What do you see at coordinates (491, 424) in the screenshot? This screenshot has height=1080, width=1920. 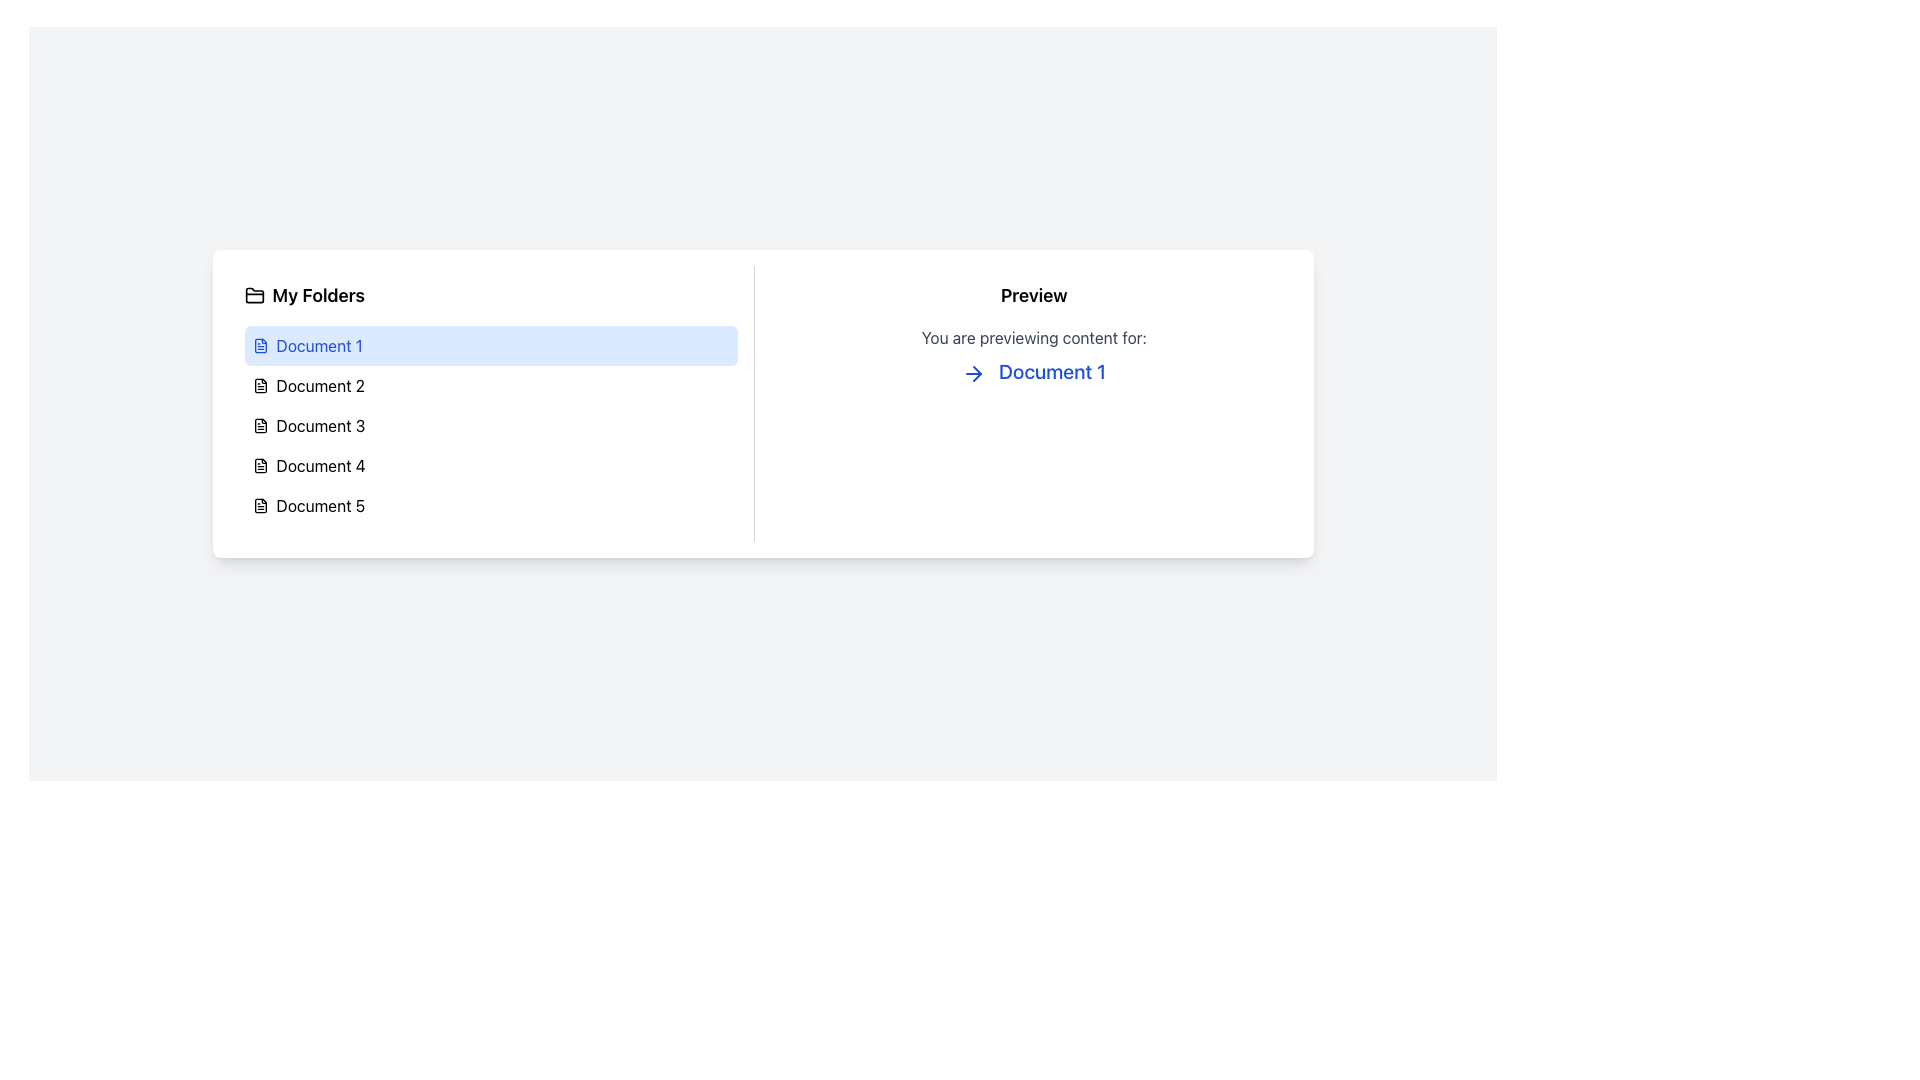 I see `the third clickable list item labeled 'Document 3' in the 'My Folders' section` at bounding box center [491, 424].